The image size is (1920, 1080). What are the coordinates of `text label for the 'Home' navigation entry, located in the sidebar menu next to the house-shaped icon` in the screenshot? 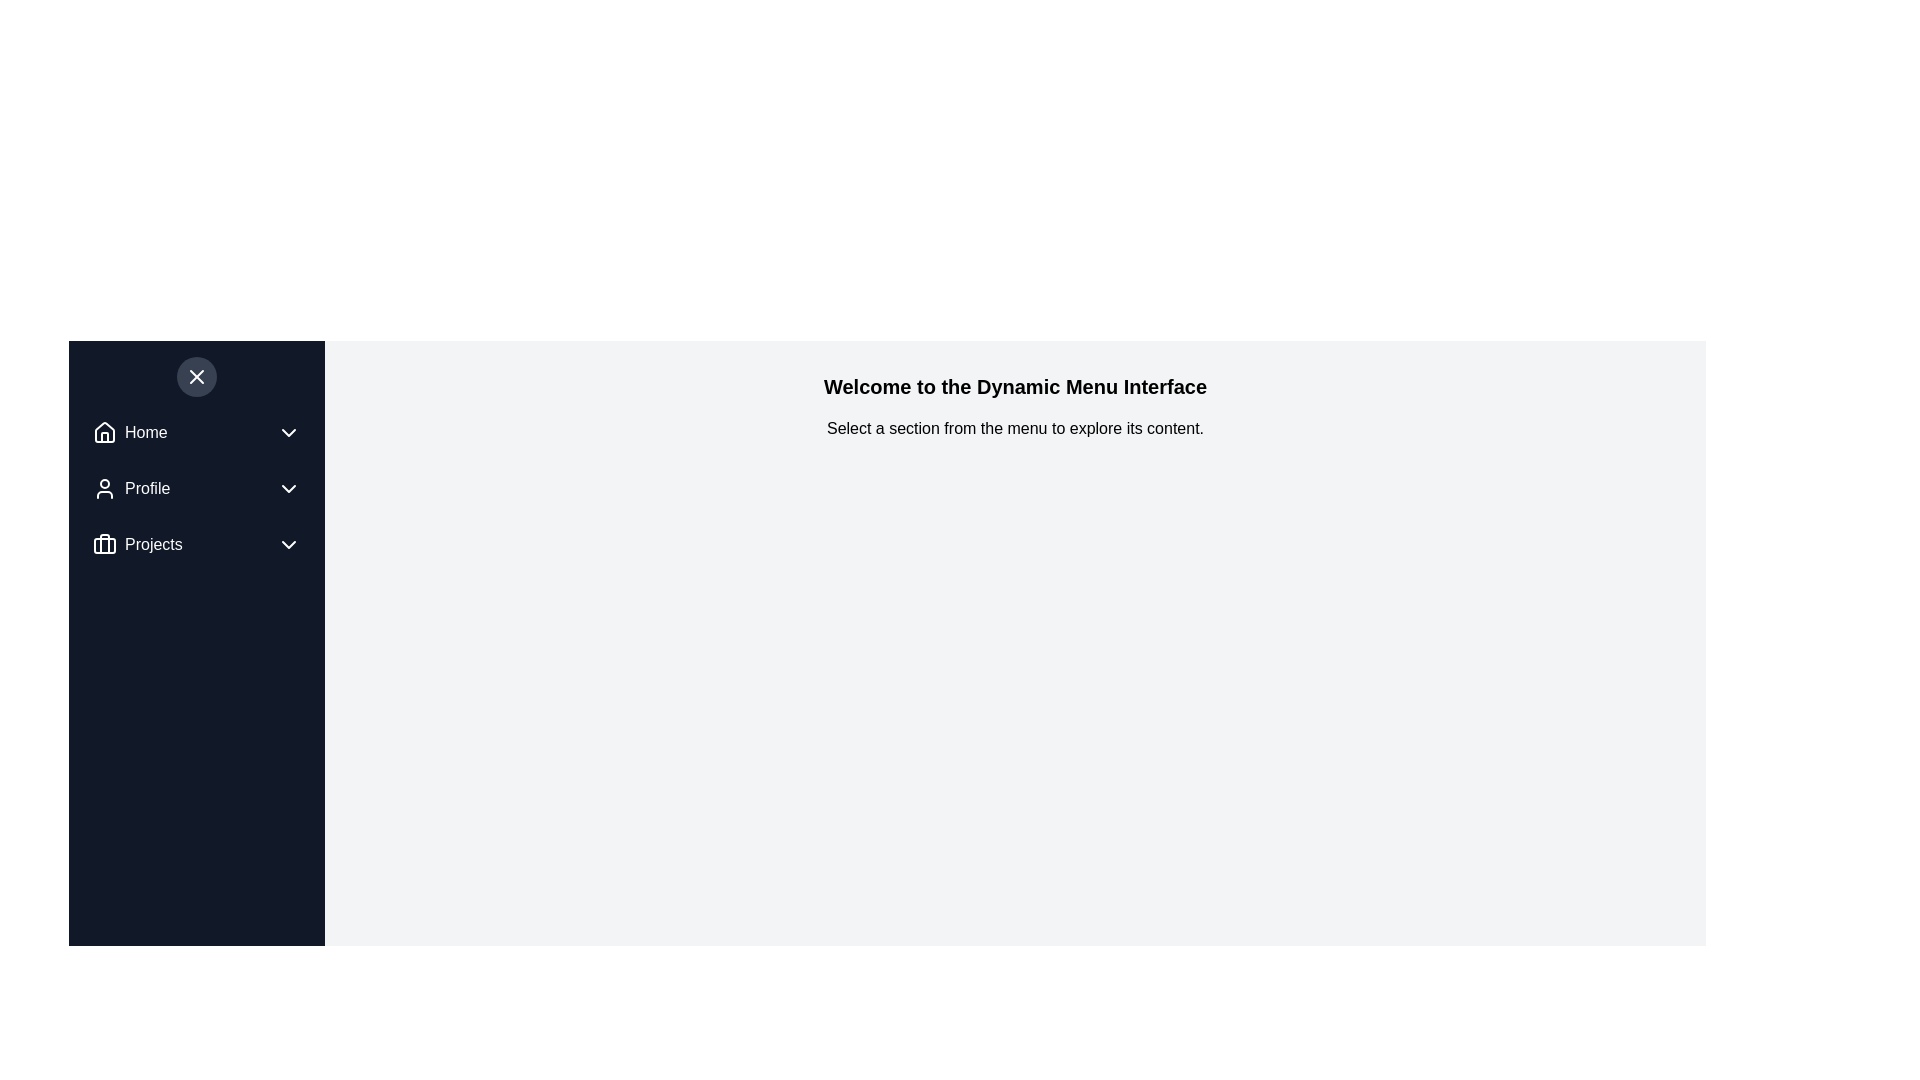 It's located at (129, 431).